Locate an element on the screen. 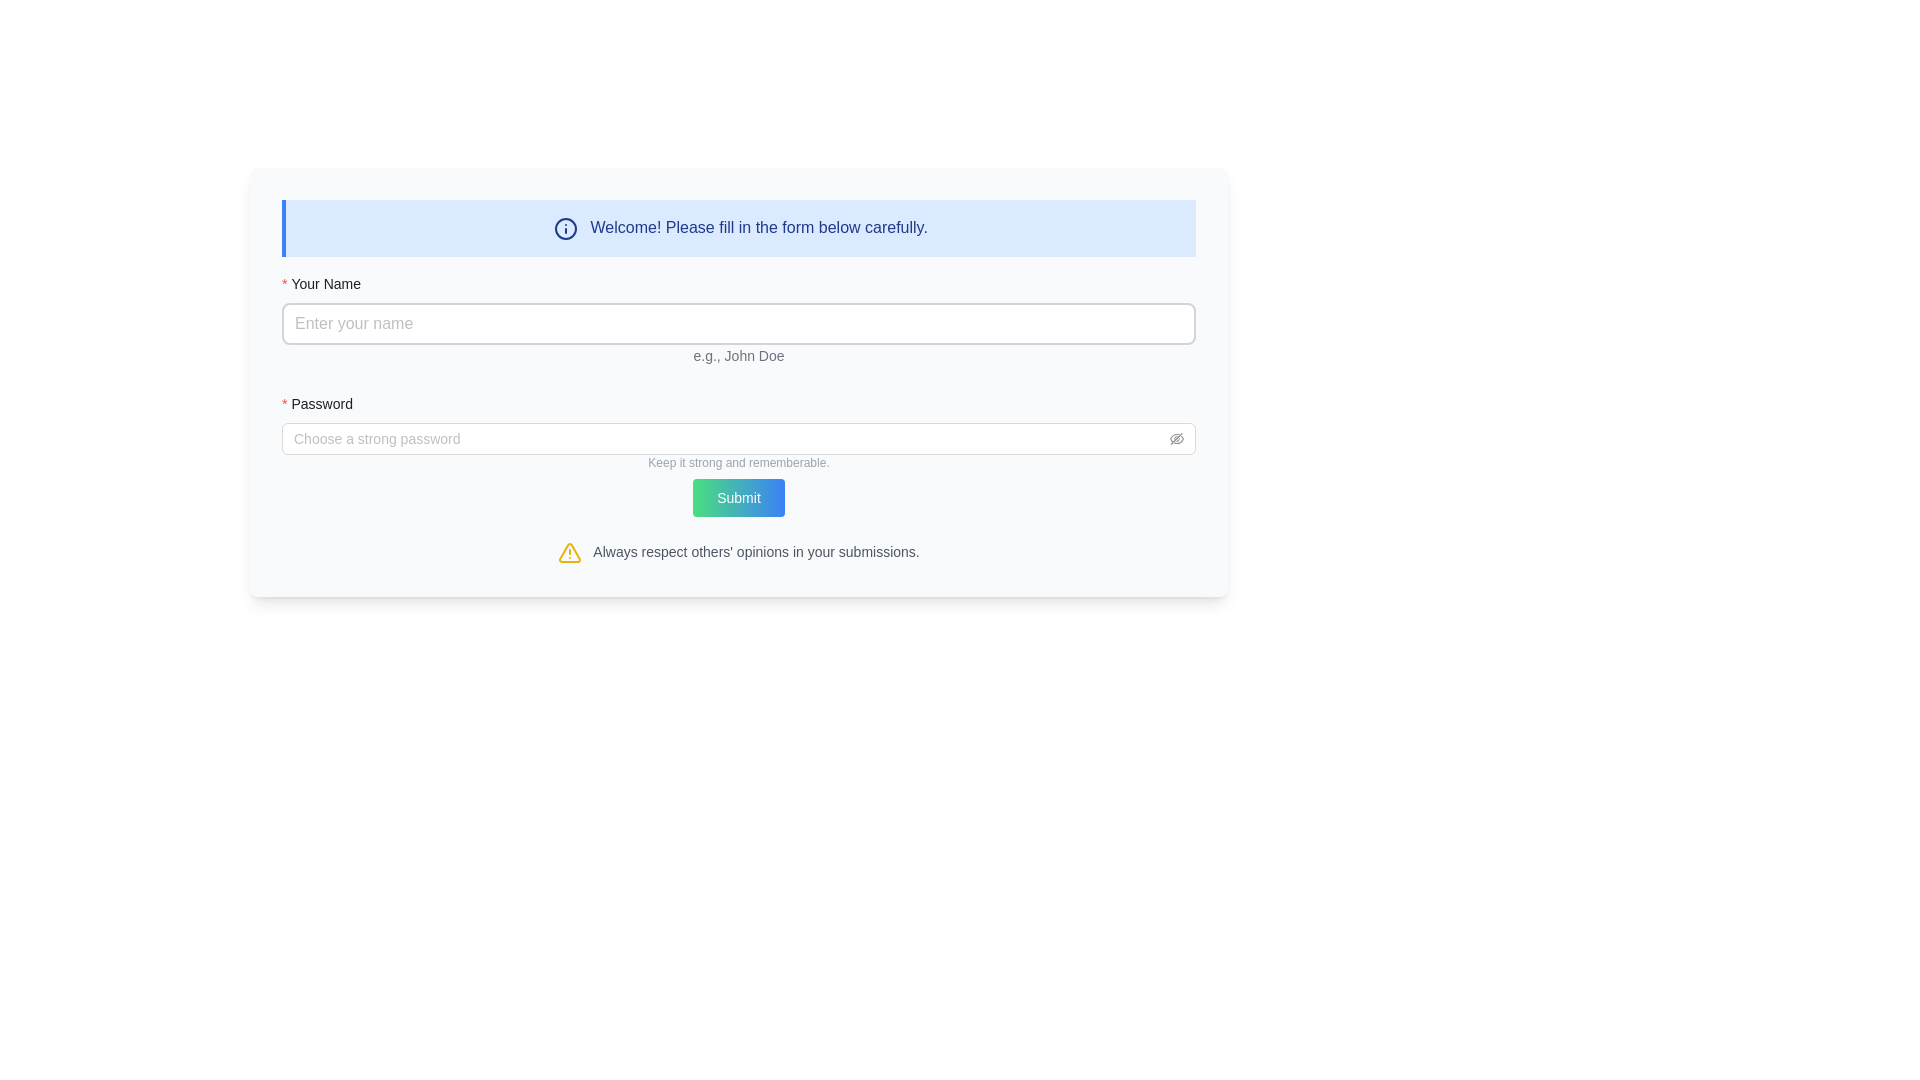  the Notification/Instructional Panel that has a light blue background, a bold left border, an 'i' icon, and the text 'Welcome! Please fill in the form below carefully.' is located at coordinates (738, 226).